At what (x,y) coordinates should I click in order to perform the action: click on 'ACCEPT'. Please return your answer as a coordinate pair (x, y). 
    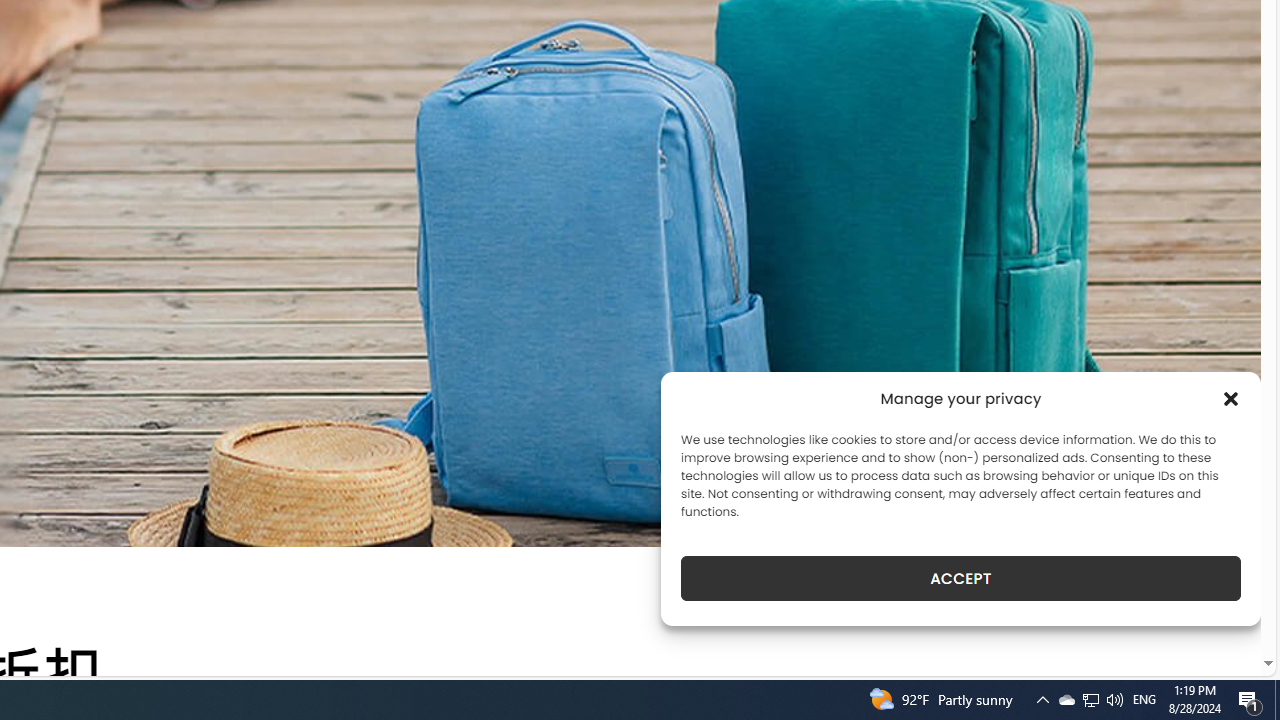
    Looking at the image, I should click on (961, 578).